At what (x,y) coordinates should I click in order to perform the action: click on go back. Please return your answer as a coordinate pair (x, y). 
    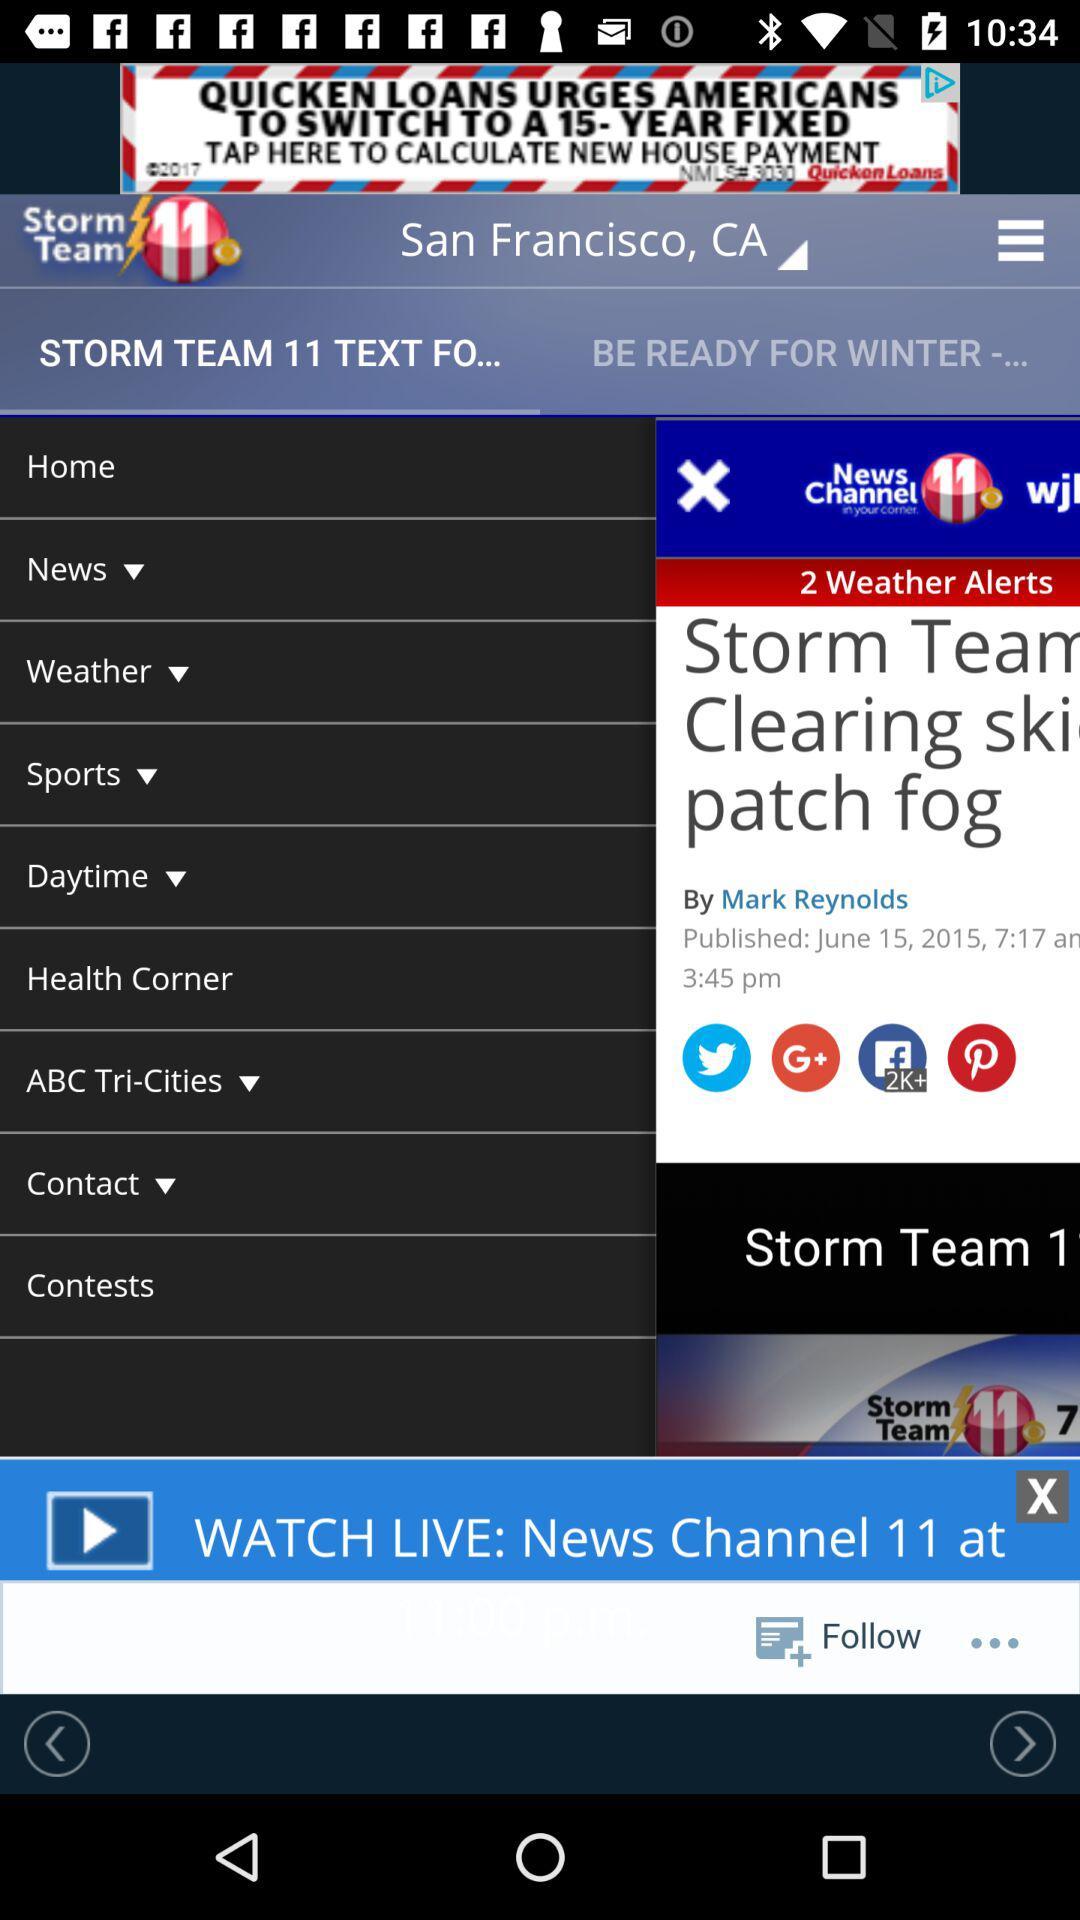
    Looking at the image, I should click on (56, 1742).